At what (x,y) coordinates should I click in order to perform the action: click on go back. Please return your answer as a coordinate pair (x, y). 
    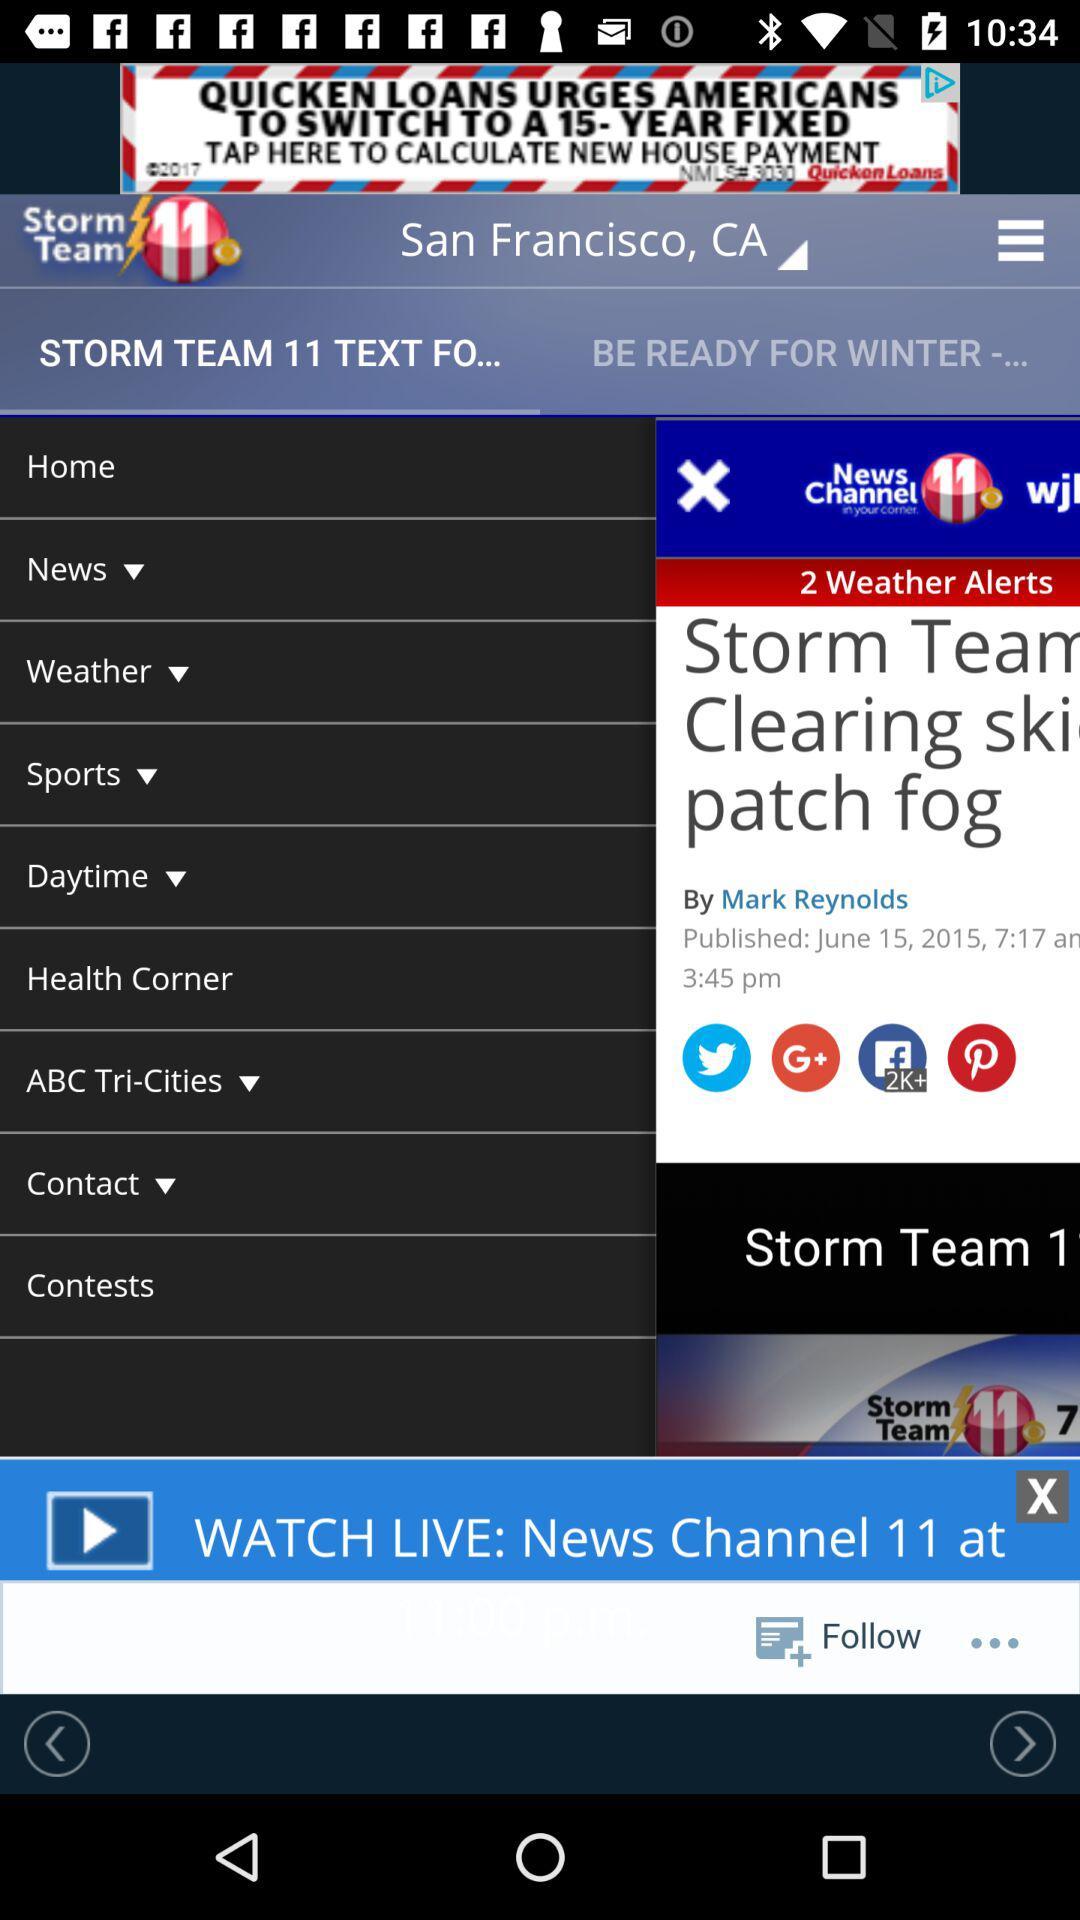
    Looking at the image, I should click on (56, 1742).